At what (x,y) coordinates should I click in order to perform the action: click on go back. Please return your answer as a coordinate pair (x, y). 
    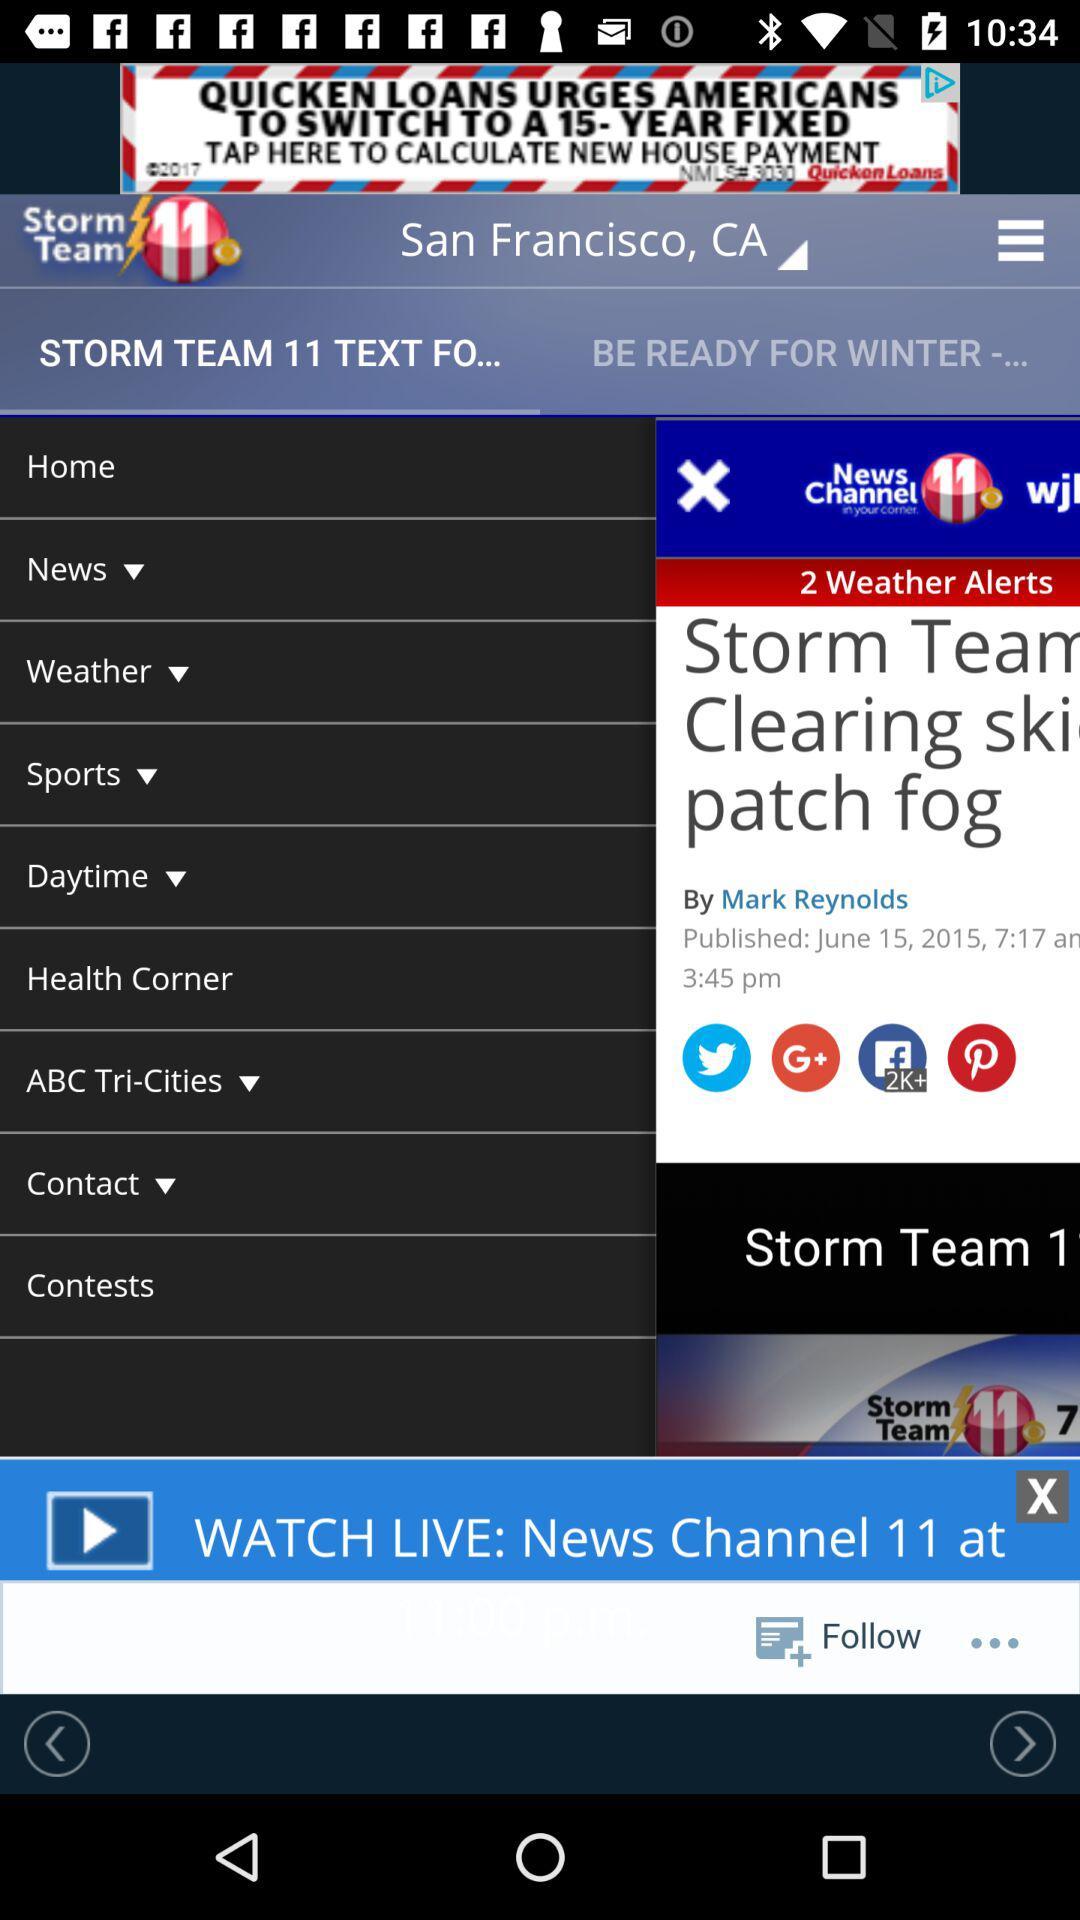
    Looking at the image, I should click on (56, 1742).